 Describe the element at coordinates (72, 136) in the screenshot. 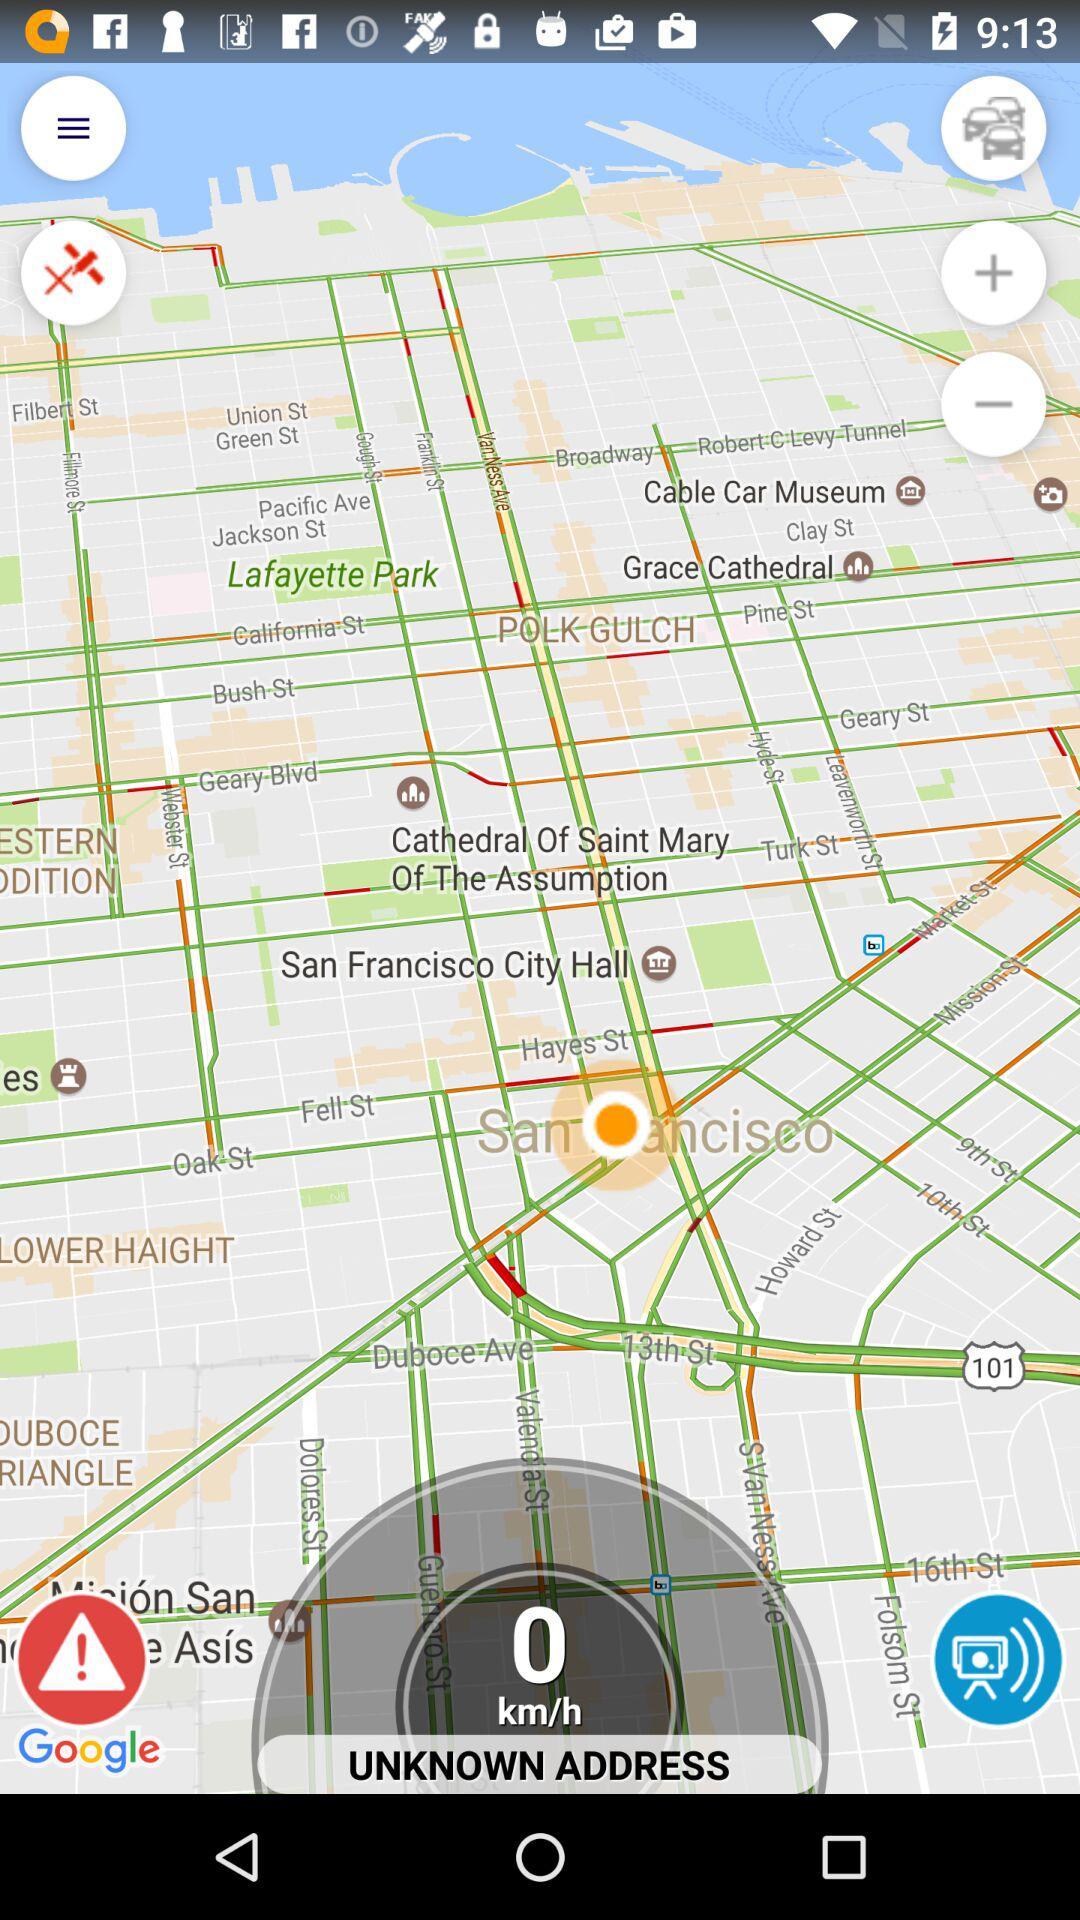

I see `the menu icon` at that location.